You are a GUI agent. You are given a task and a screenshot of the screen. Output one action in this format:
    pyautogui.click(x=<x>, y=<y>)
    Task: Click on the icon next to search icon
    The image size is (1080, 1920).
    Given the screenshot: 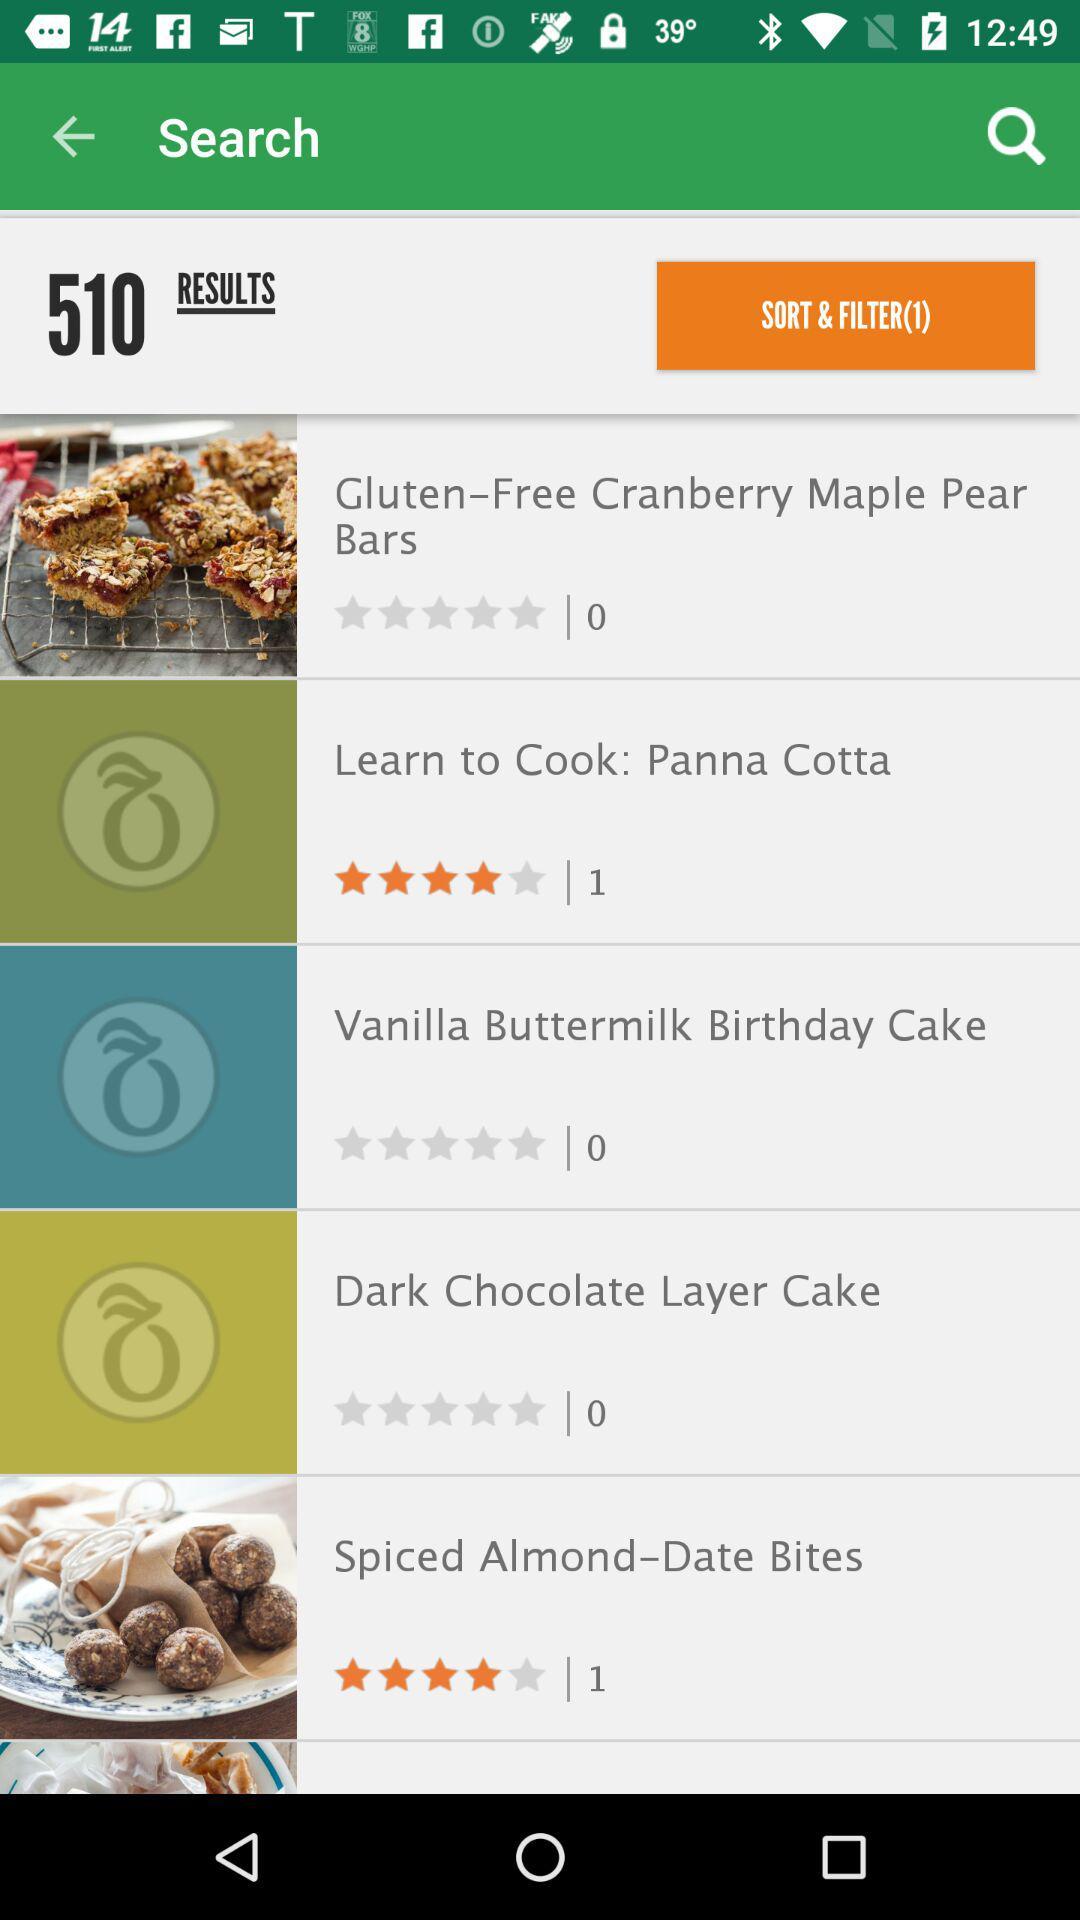 What is the action you would take?
    pyautogui.click(x=72, y=135)
    